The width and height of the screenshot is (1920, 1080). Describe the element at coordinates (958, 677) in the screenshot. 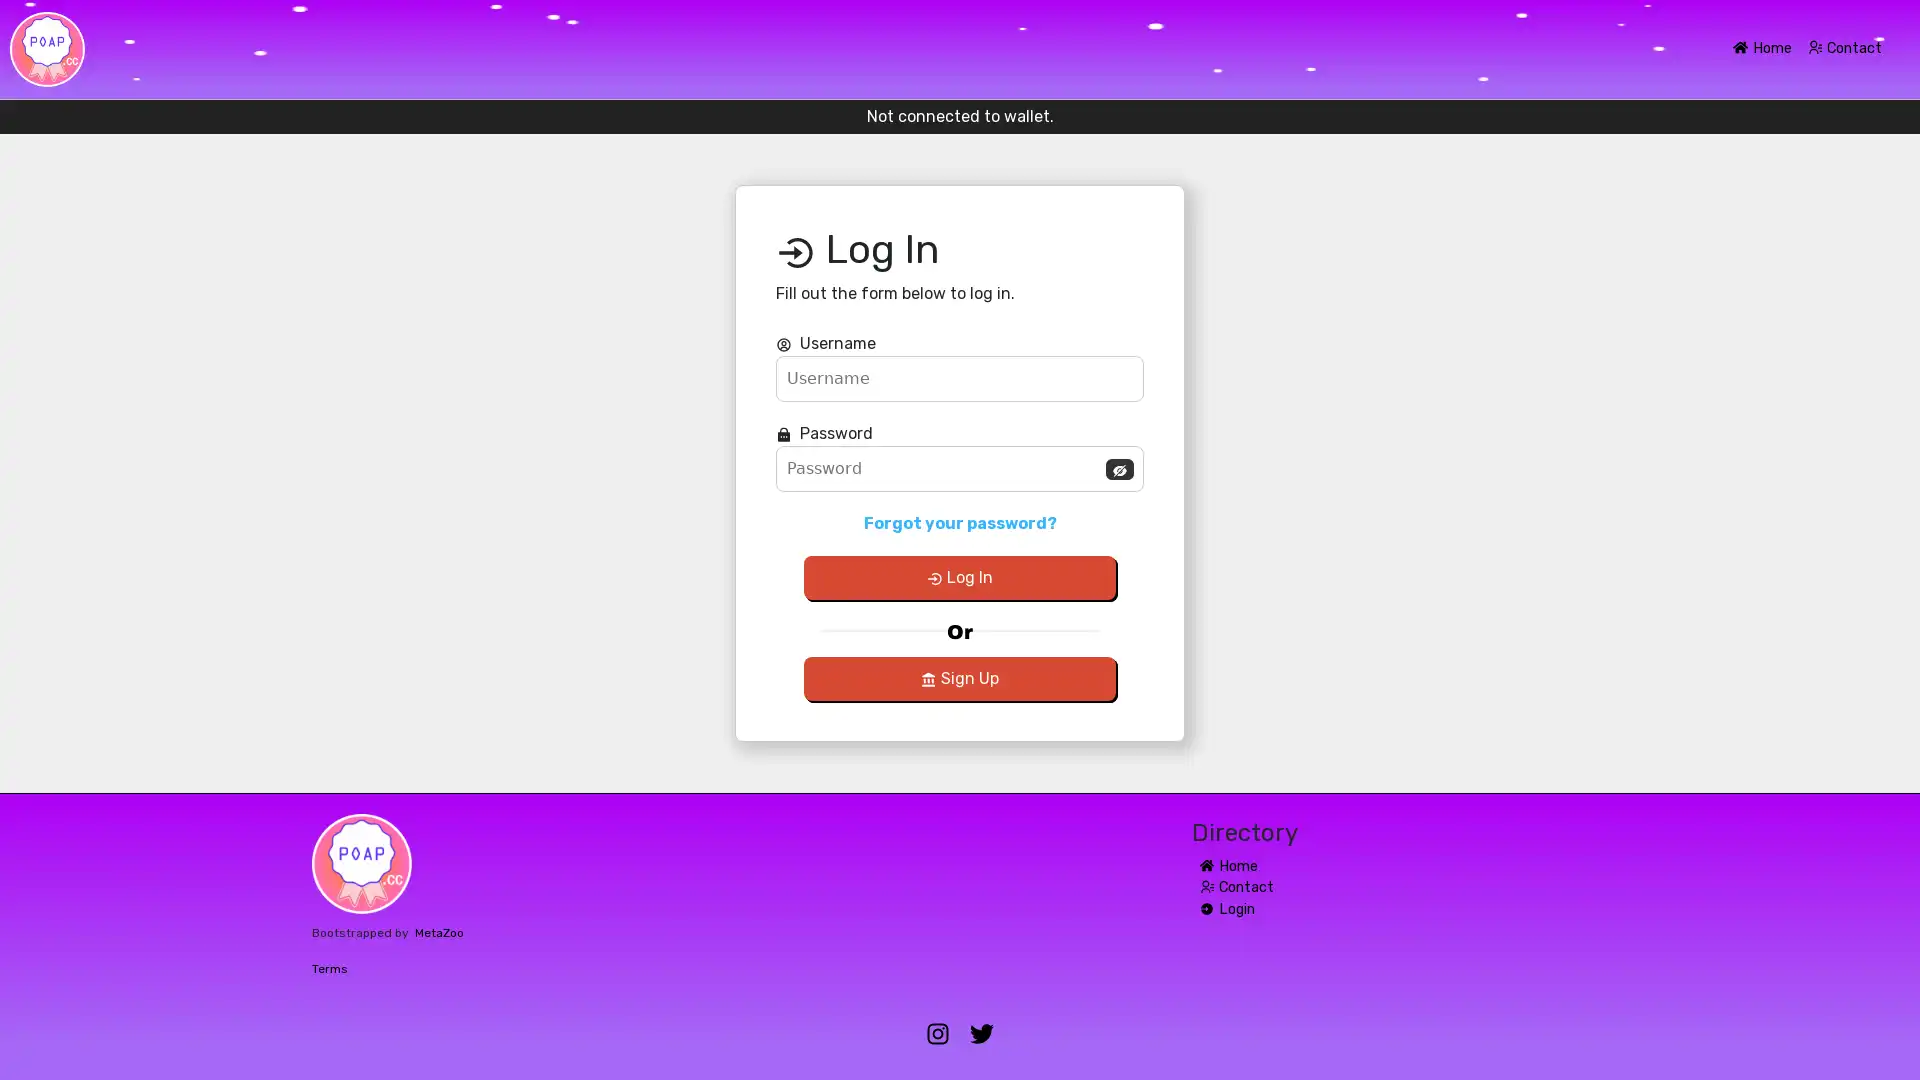

I see `Sign Up` at that location.